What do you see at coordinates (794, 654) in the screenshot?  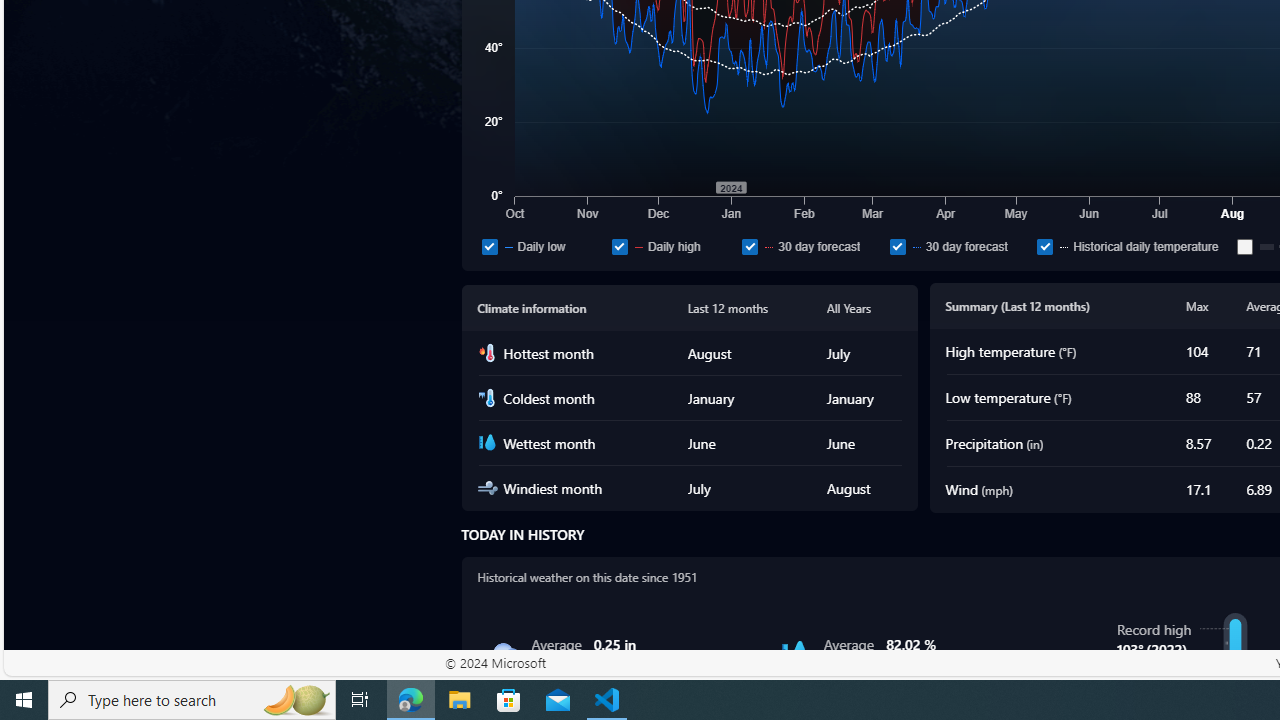 I see `'Humidity'` at bounding box center [794, 654].